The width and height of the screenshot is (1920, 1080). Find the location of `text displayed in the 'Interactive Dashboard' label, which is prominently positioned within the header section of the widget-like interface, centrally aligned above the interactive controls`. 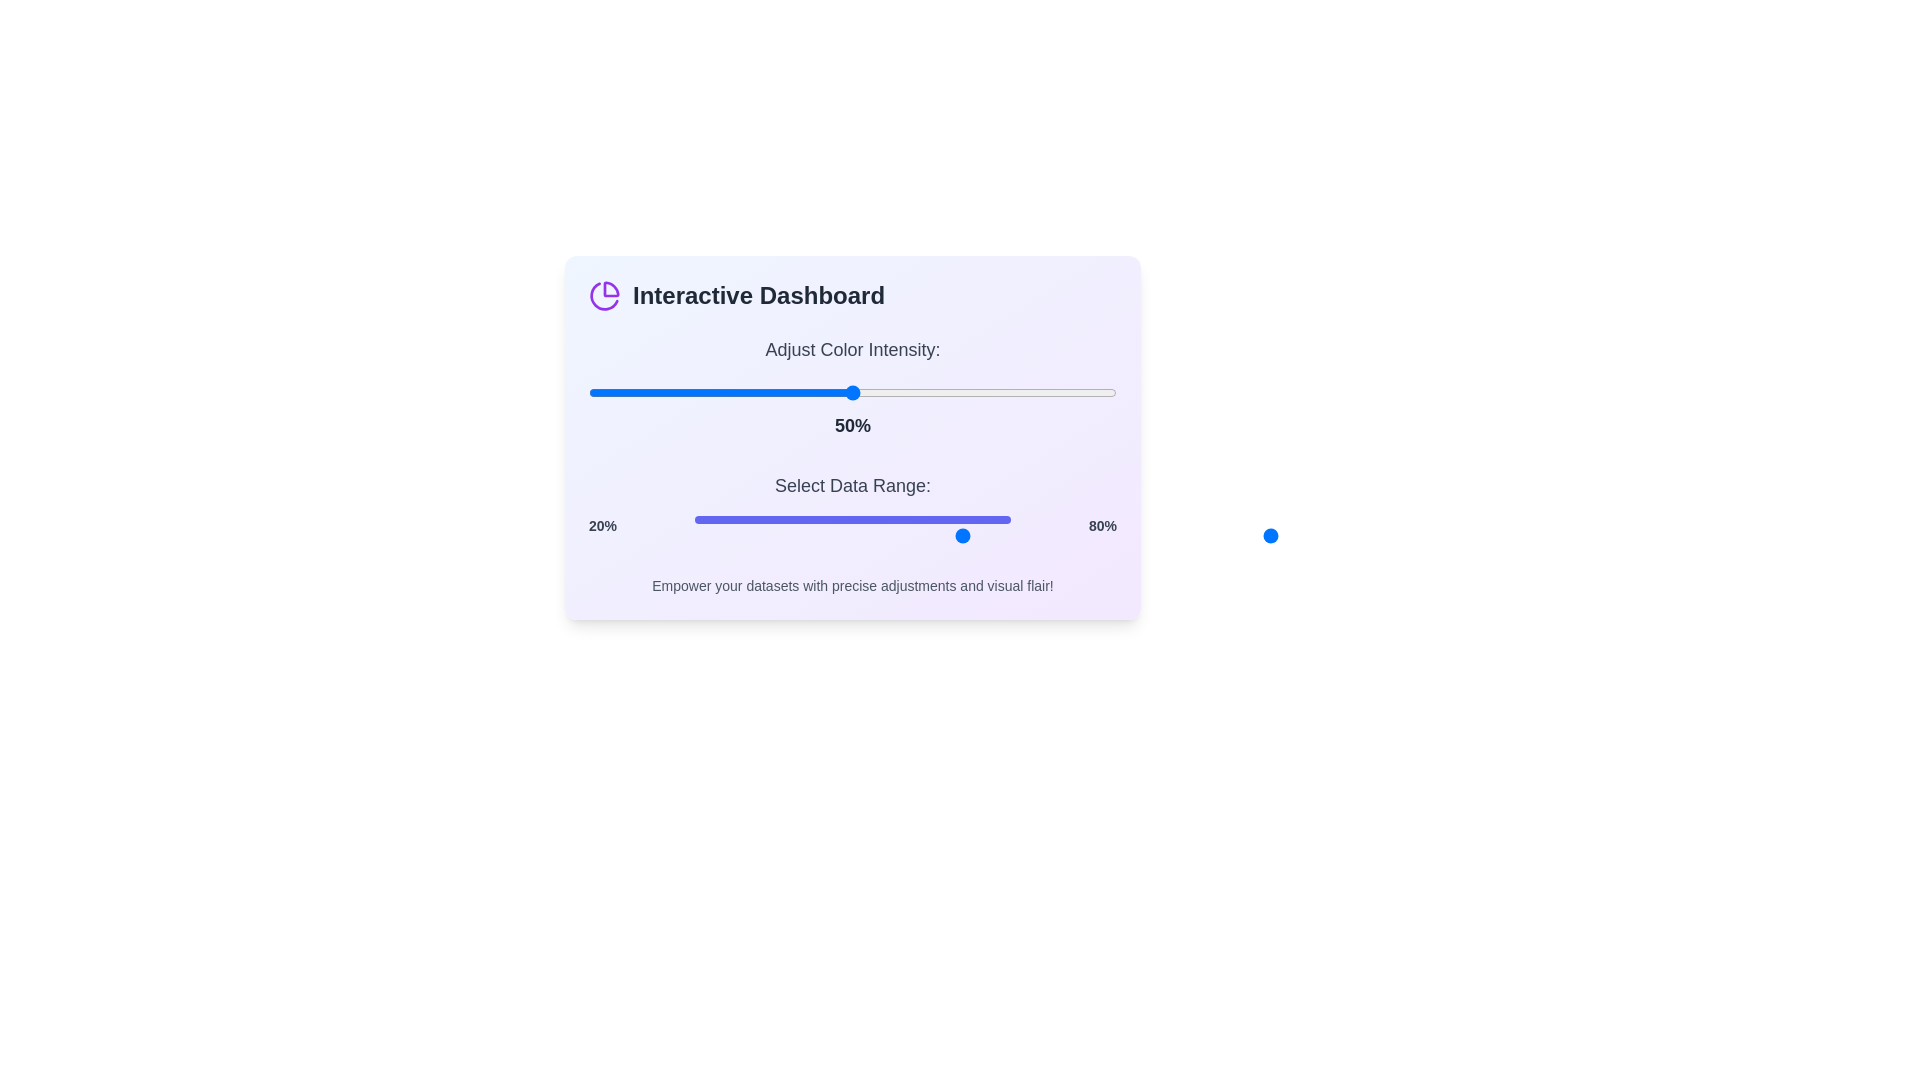

text displayed in the 'Interactive Dashboard' label, which is prominently positioned within the header section of the widget-like interface, centrally aligned above the interactive controls is located at coordinates (757, 296).